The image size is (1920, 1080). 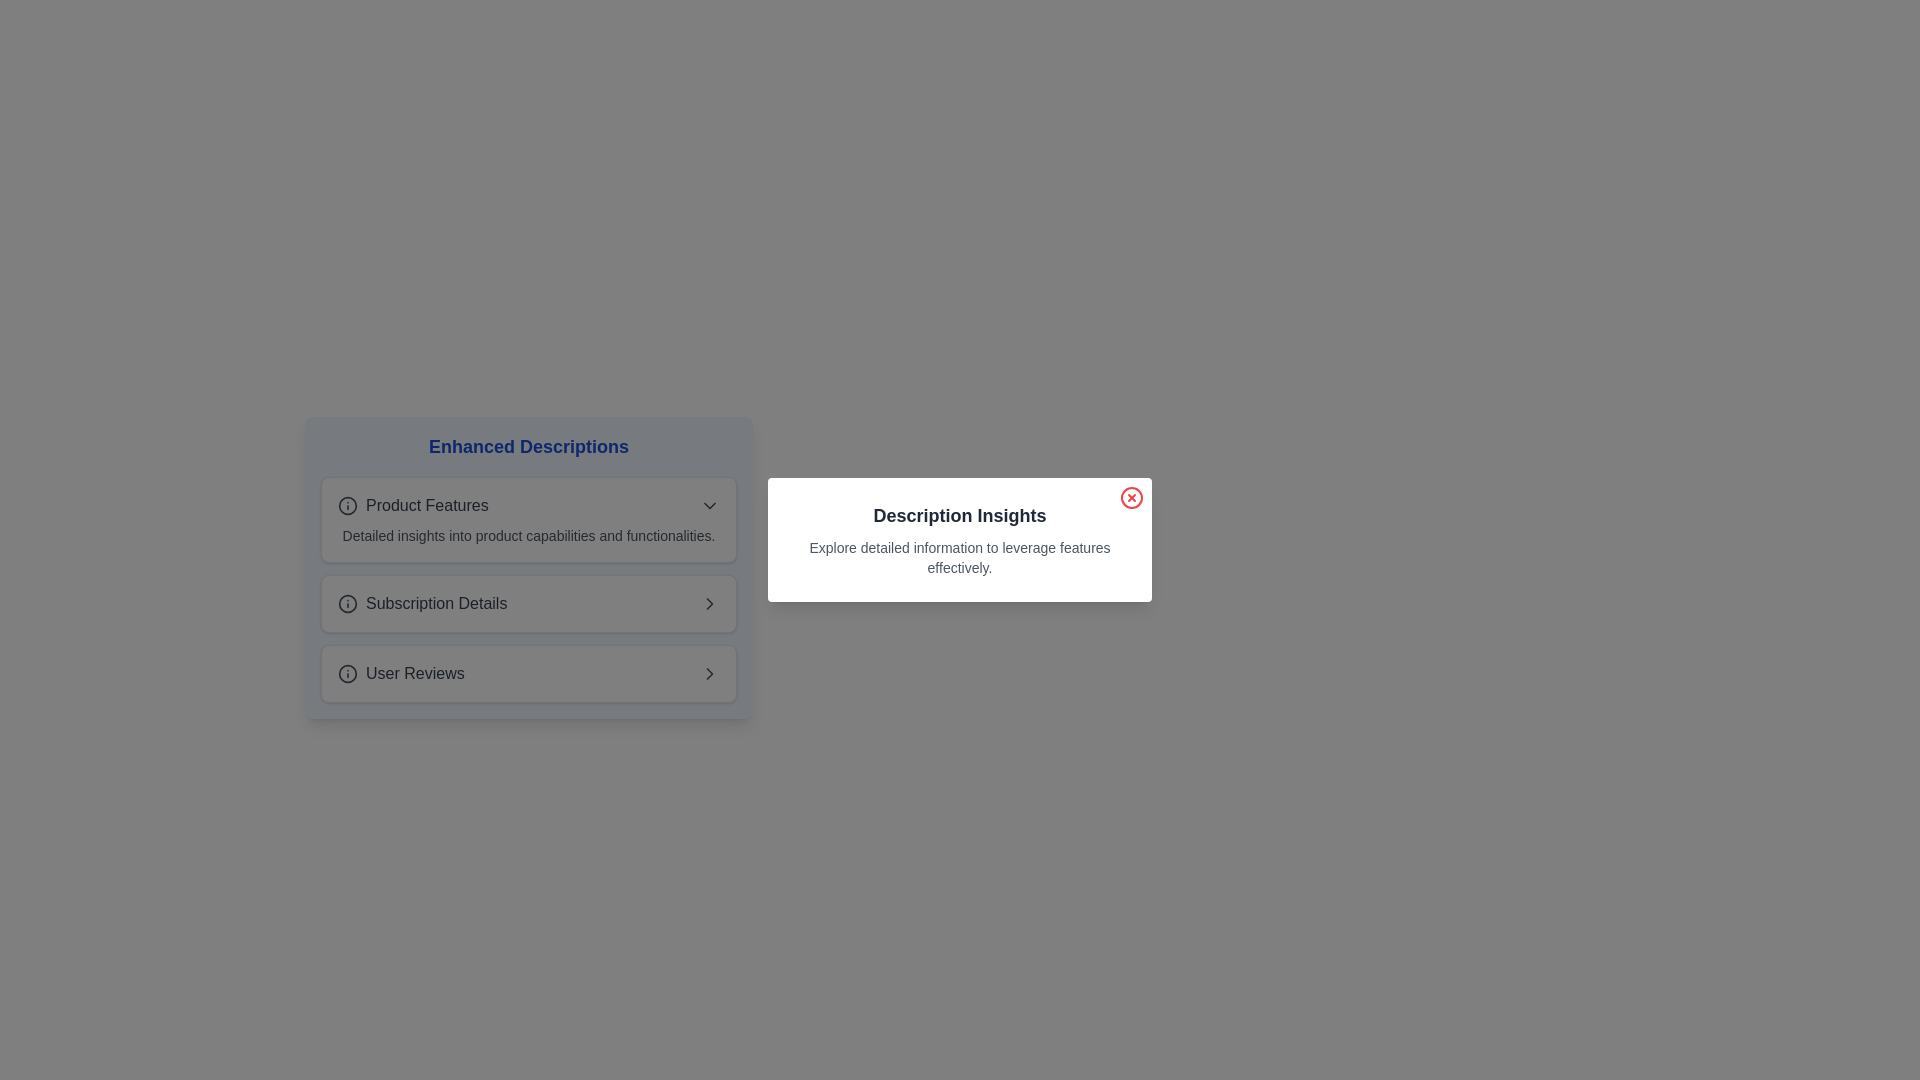 I want to click on the dismiss button located at the top-right corner of the 'Description Insights' panel, so click(x=1132, y=496).